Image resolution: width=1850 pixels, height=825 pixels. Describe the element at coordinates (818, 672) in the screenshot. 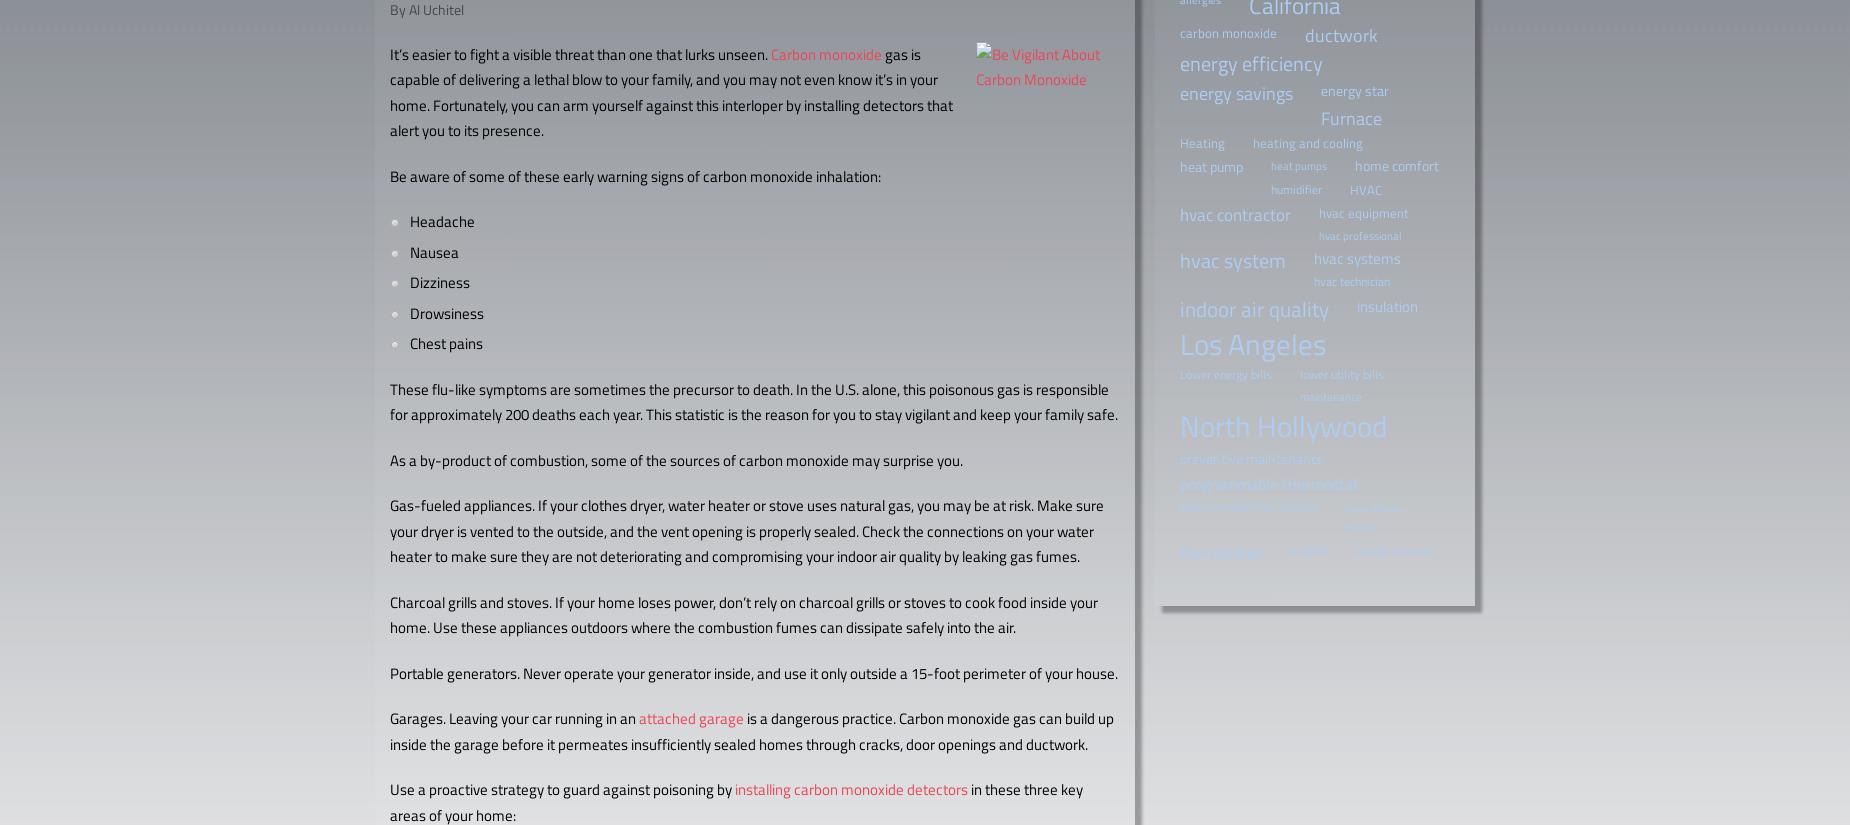

I see `'Never operate your generator inside, and use it only outside a 15-foot perimeter of your house.'` at that location.